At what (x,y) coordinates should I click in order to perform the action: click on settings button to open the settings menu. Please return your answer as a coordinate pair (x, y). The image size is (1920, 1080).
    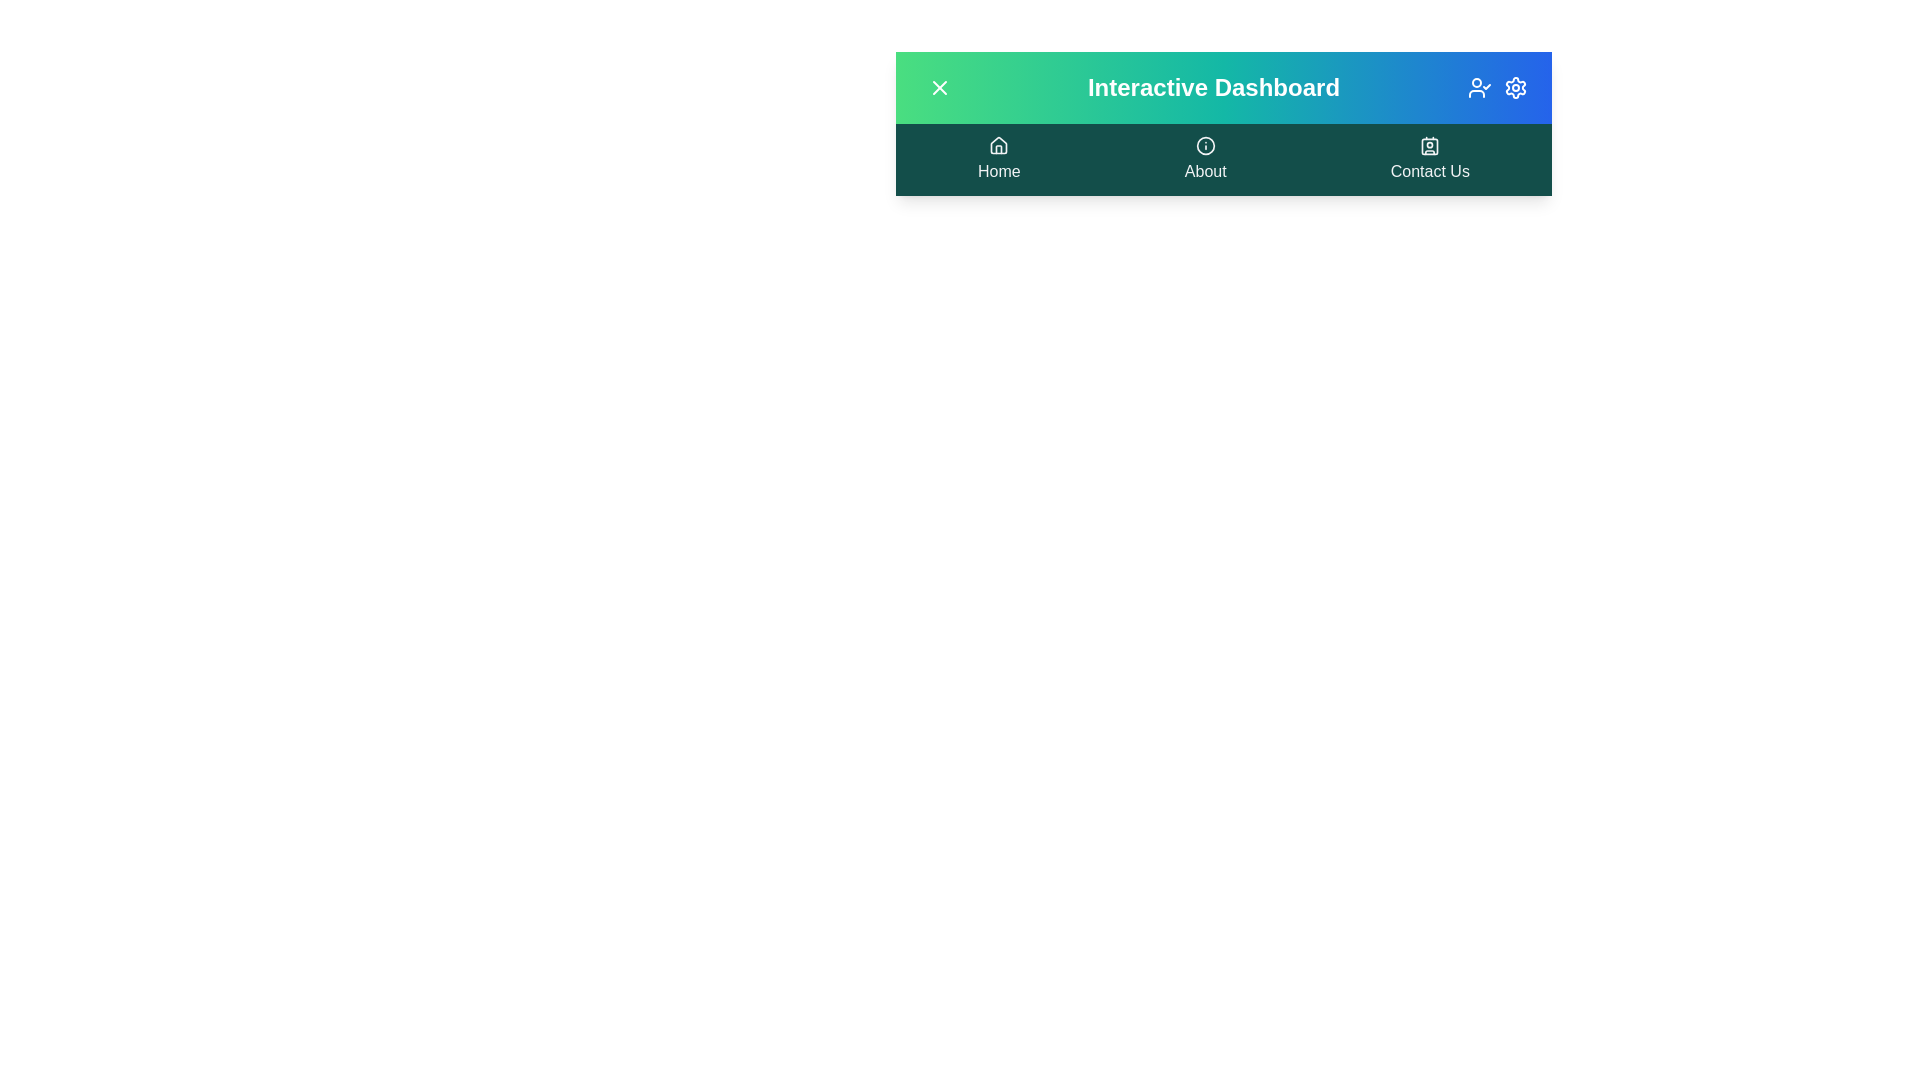
    Looking at the image, I should click on (1516, 87).